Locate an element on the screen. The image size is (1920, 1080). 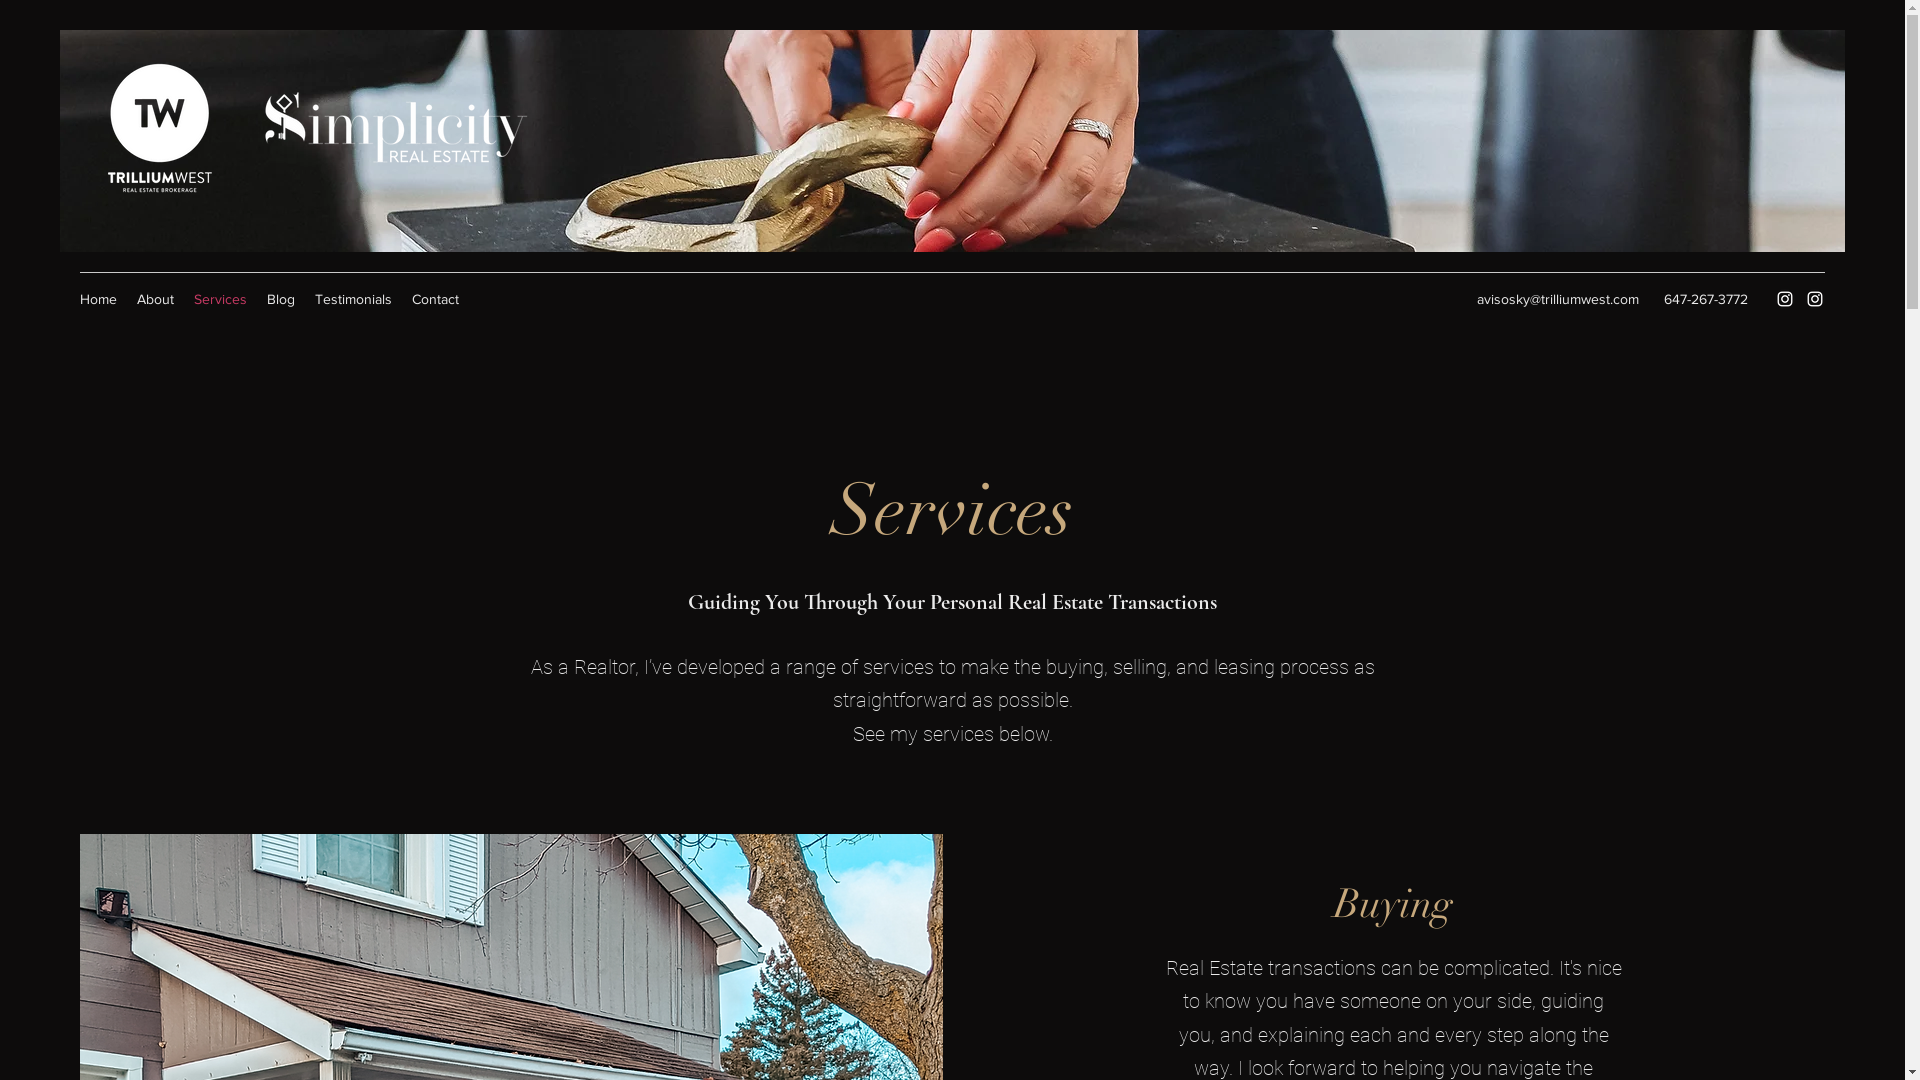
'Services' is located at coordinates (220, 299).